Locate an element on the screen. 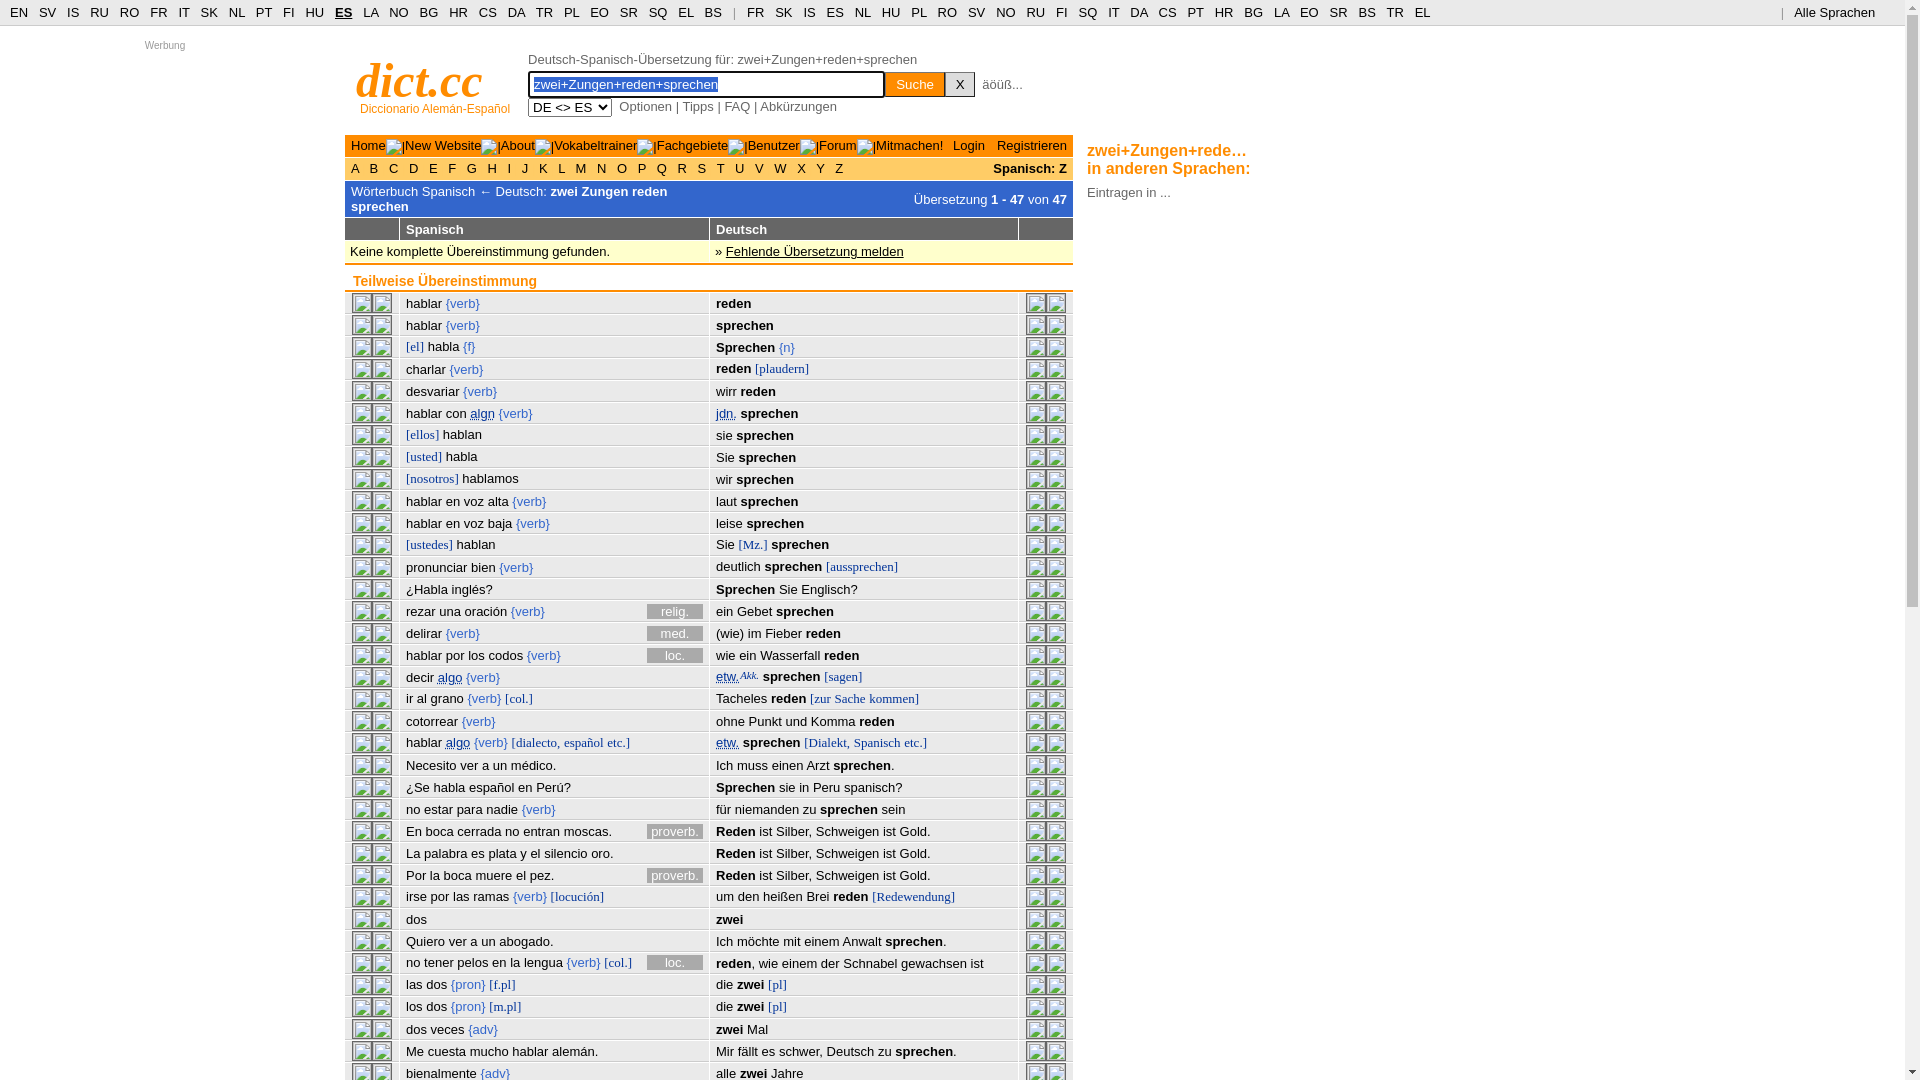  'habla' is located at coordinates (460, 456).